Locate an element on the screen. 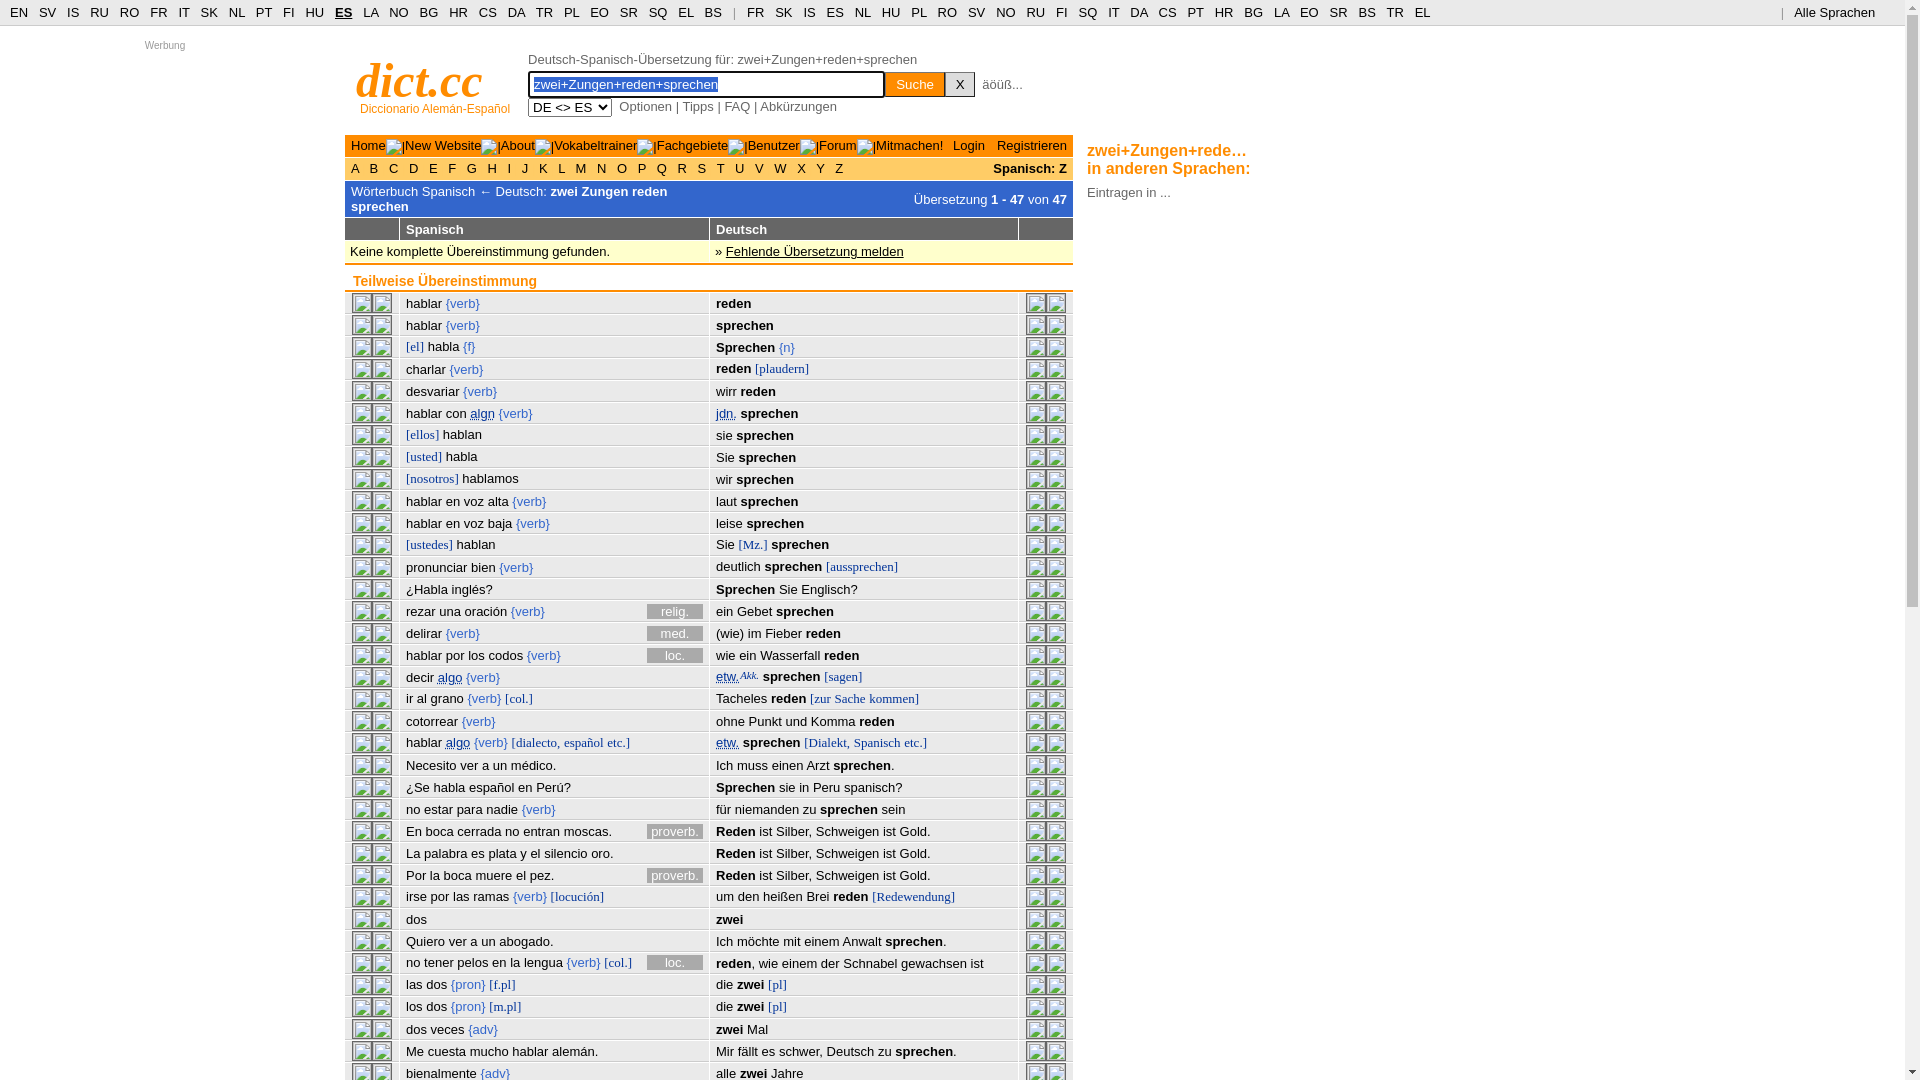  'habla' is located at coordinates (460, 456).